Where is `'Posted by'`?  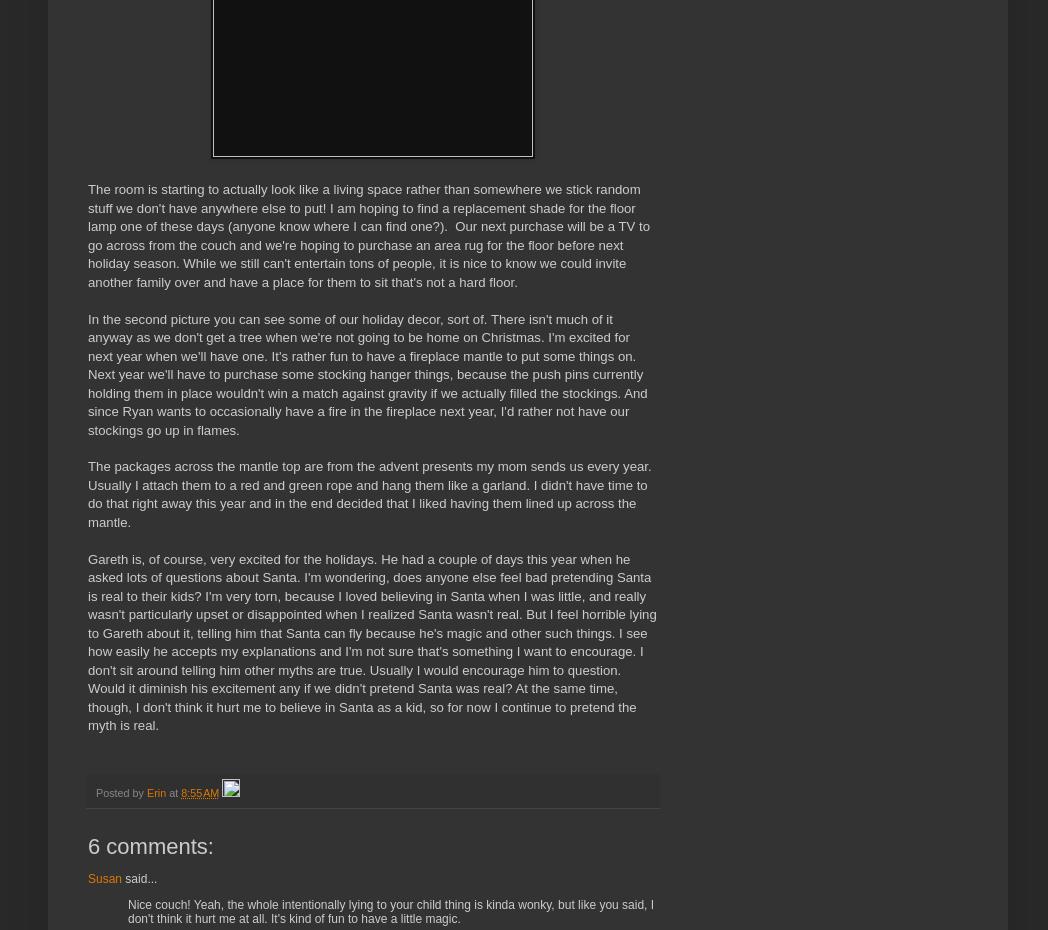 'Posted by' is located at coordinates (94, 792).